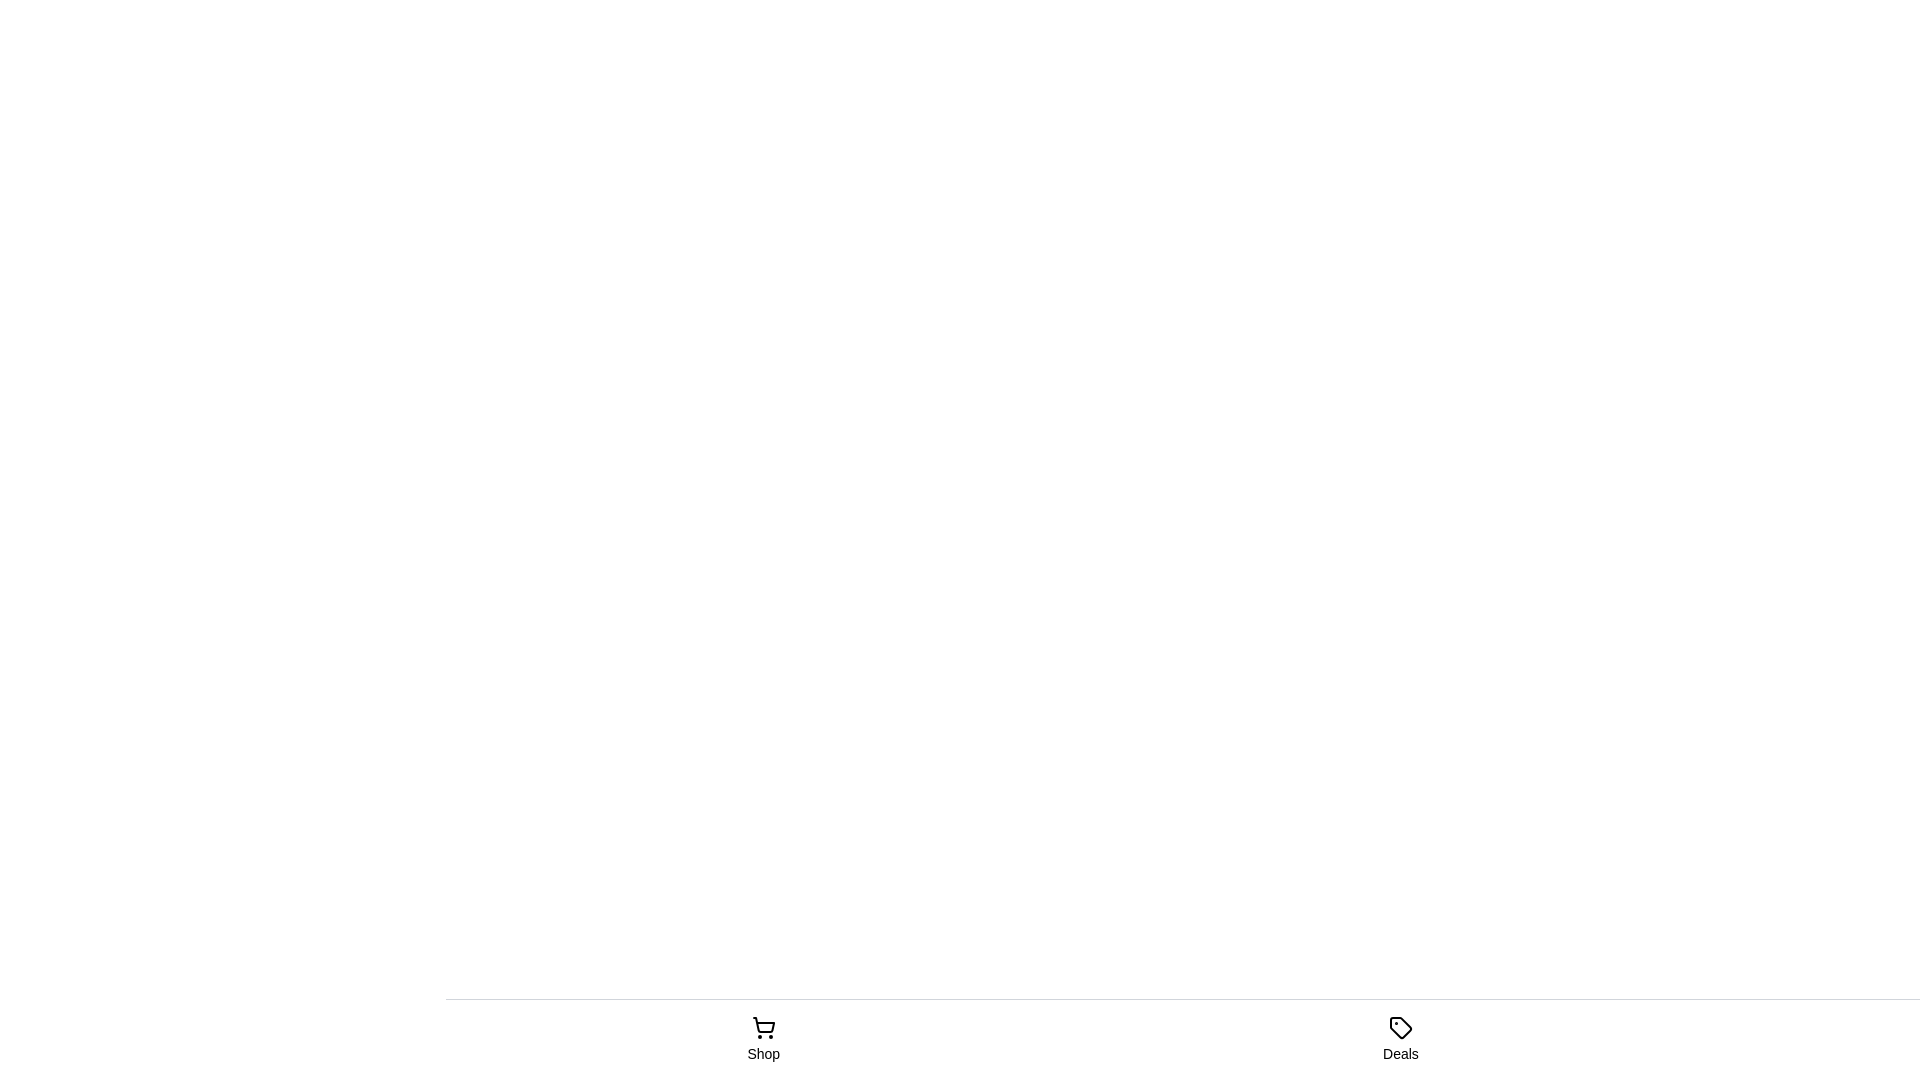 The image size is (1920, 1080). Describe the element at coordinates (1400, 1039) in the screenshot. I see `the tab label Deals to select its text` at that location.